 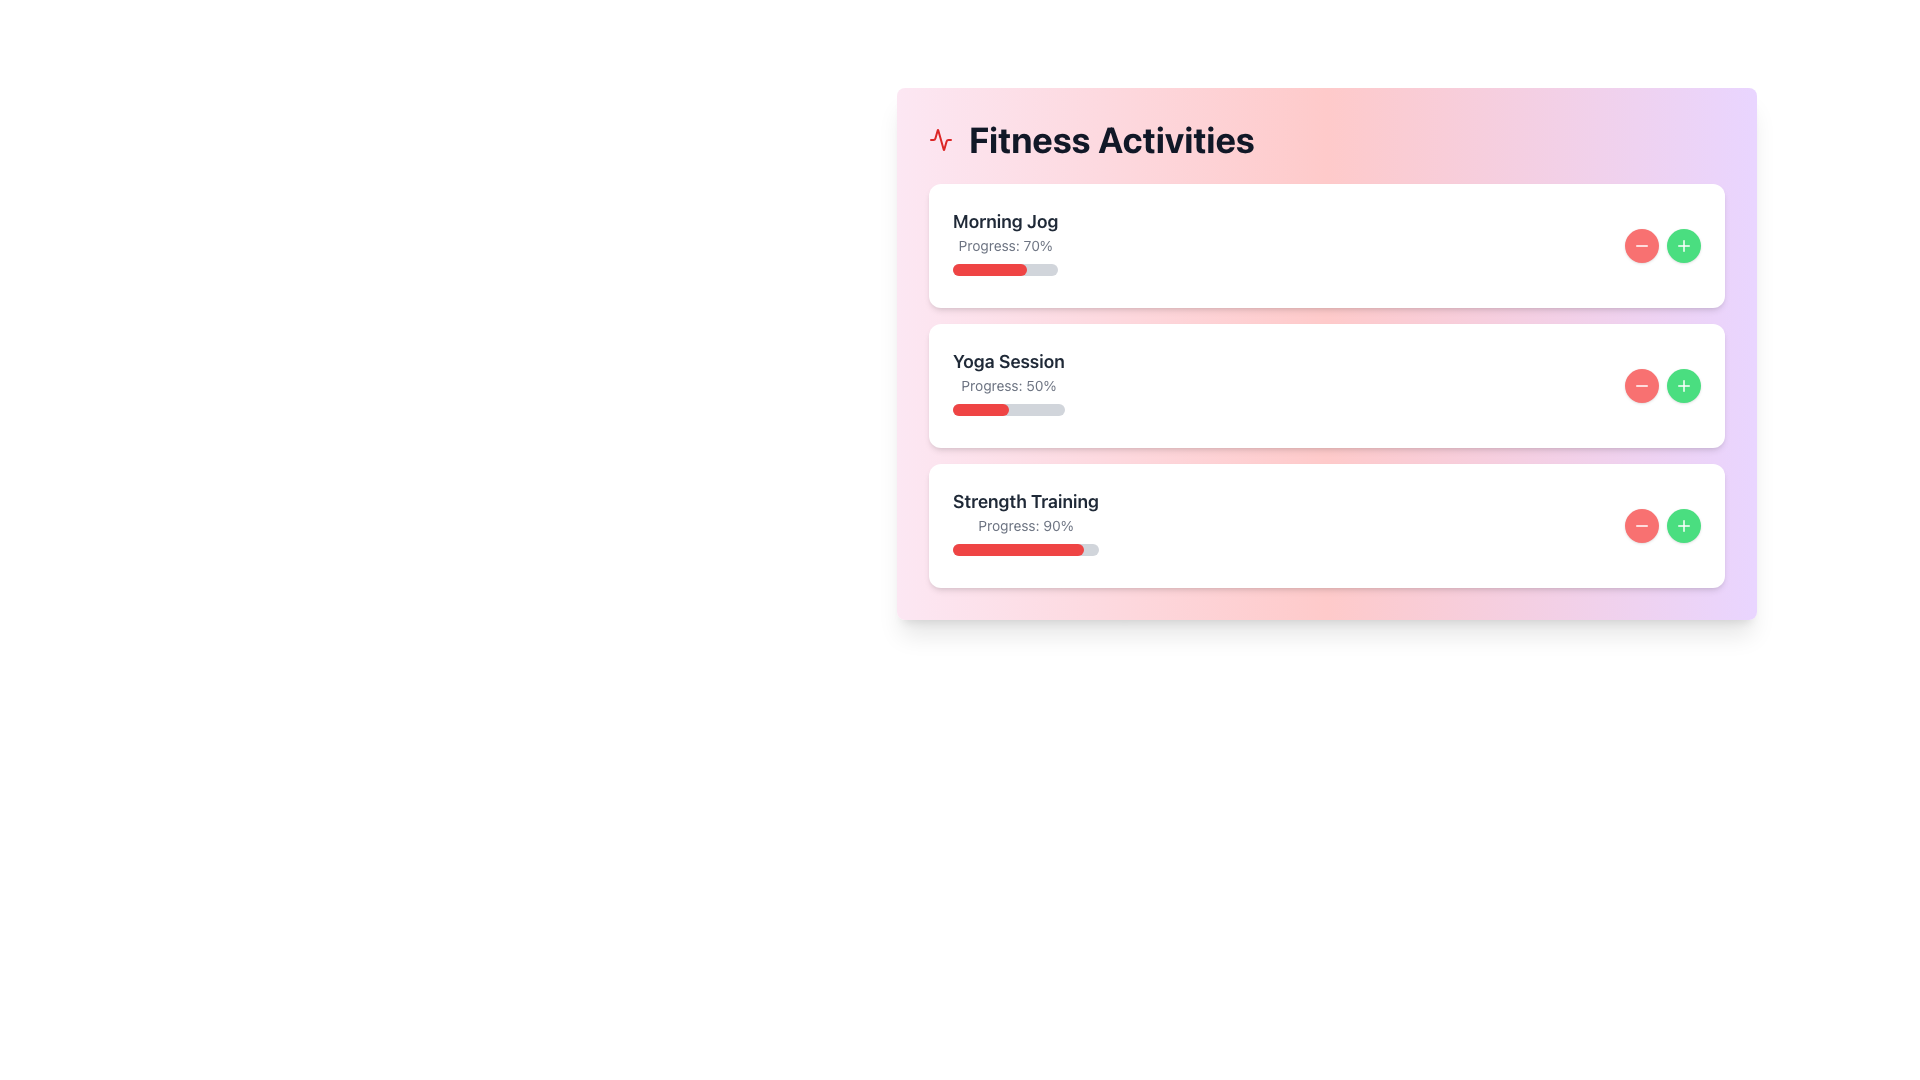 I want to click on the text label displaying 'Progress: 90%' which is located beneath the main title 'Strength Training' and aligned to its left, so click(x=1025, y=524).